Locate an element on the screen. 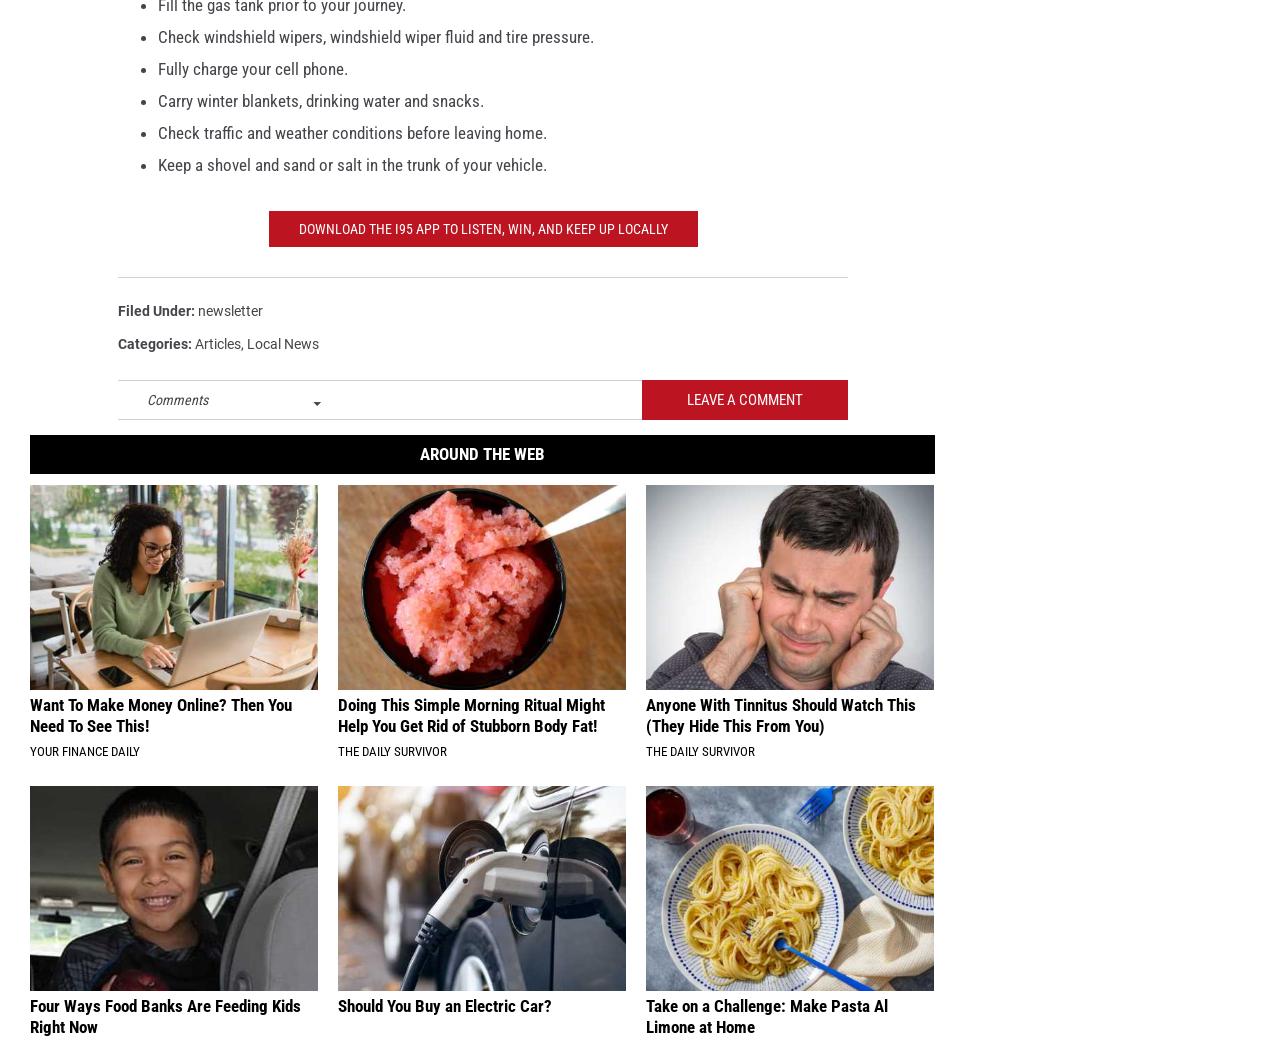 This screenshot has width=1286, height=1043. 'Filed Under' is located at coordinates (154, 323).